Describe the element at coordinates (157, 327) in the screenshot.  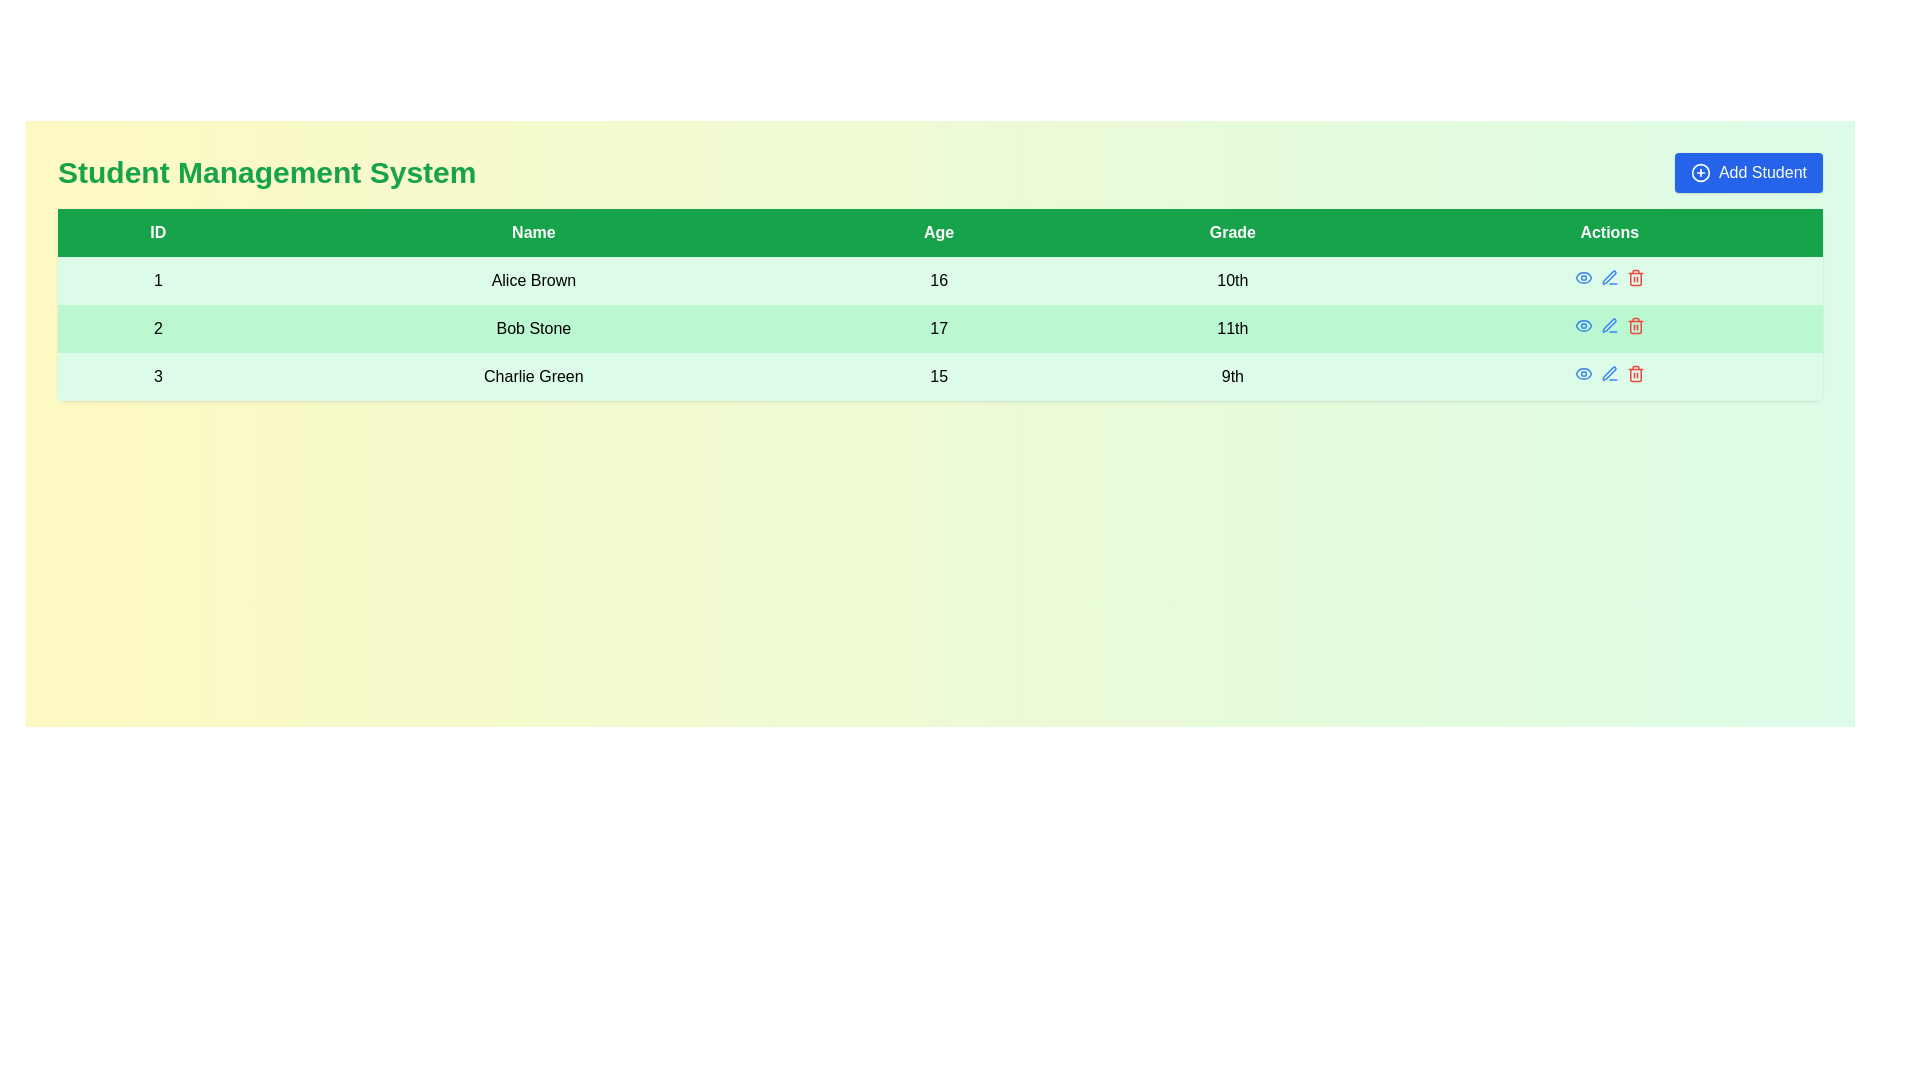
I see `the Text label in the leftmost cell of the second row under the 'ID' header, which uniquely identifies the student entry for 'Bob Stone'` at that location.